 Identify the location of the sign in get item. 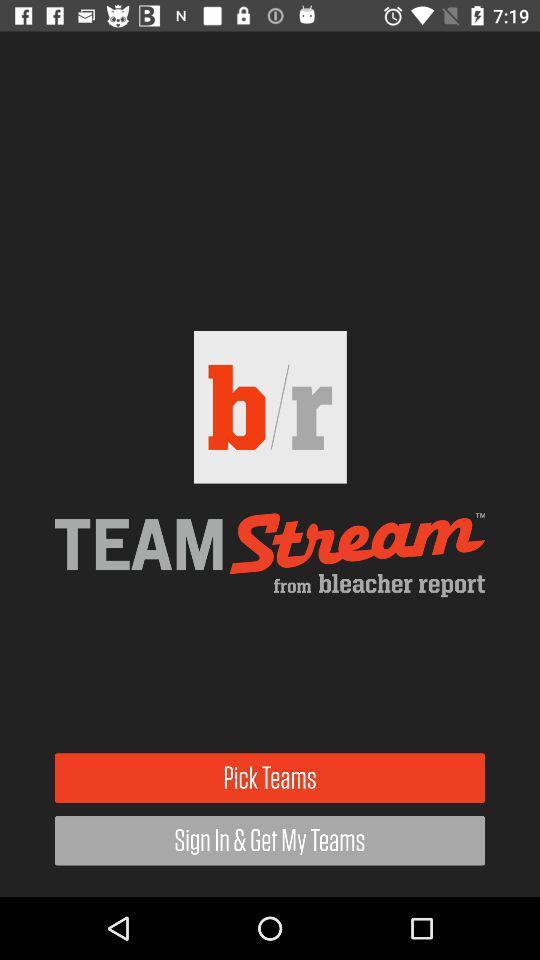
(270, 840).